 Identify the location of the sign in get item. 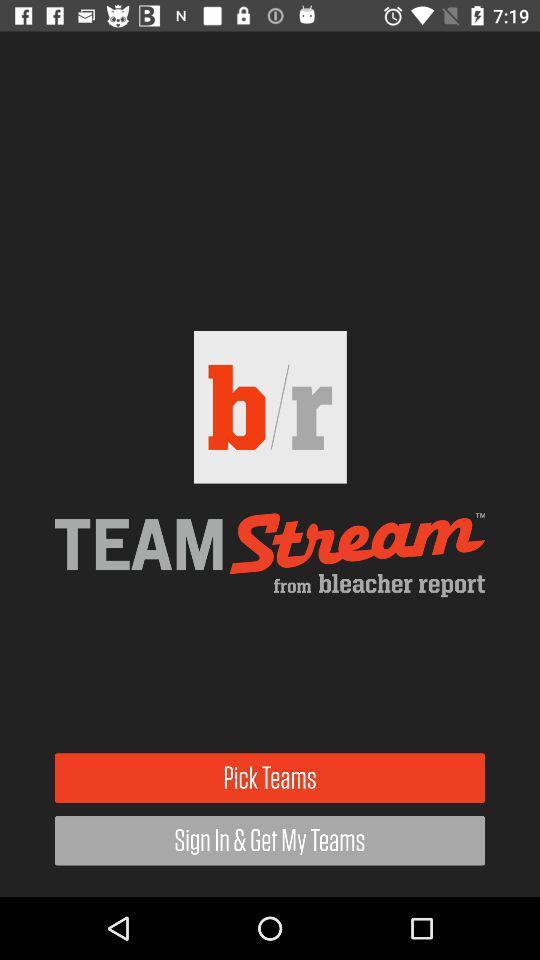
(270, 840).